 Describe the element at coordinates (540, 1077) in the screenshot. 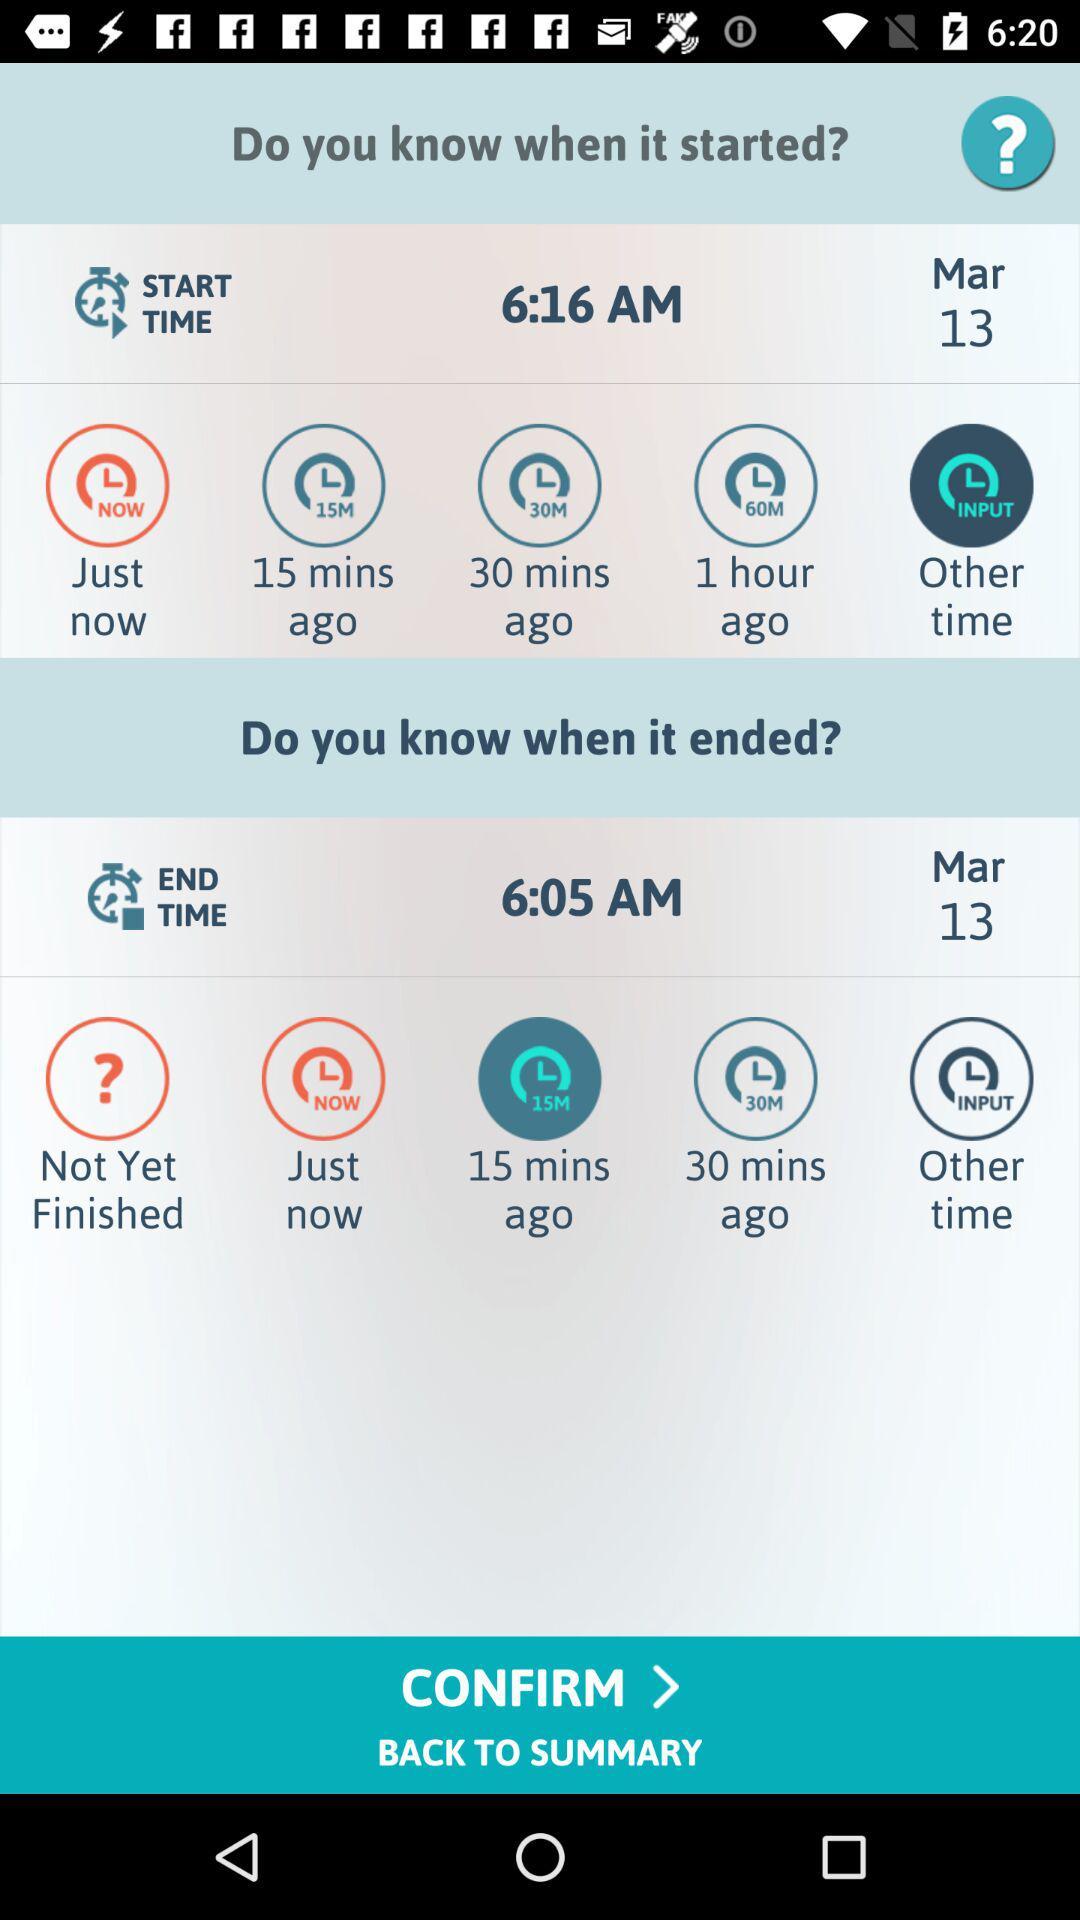

I see `the time icon` at that location.